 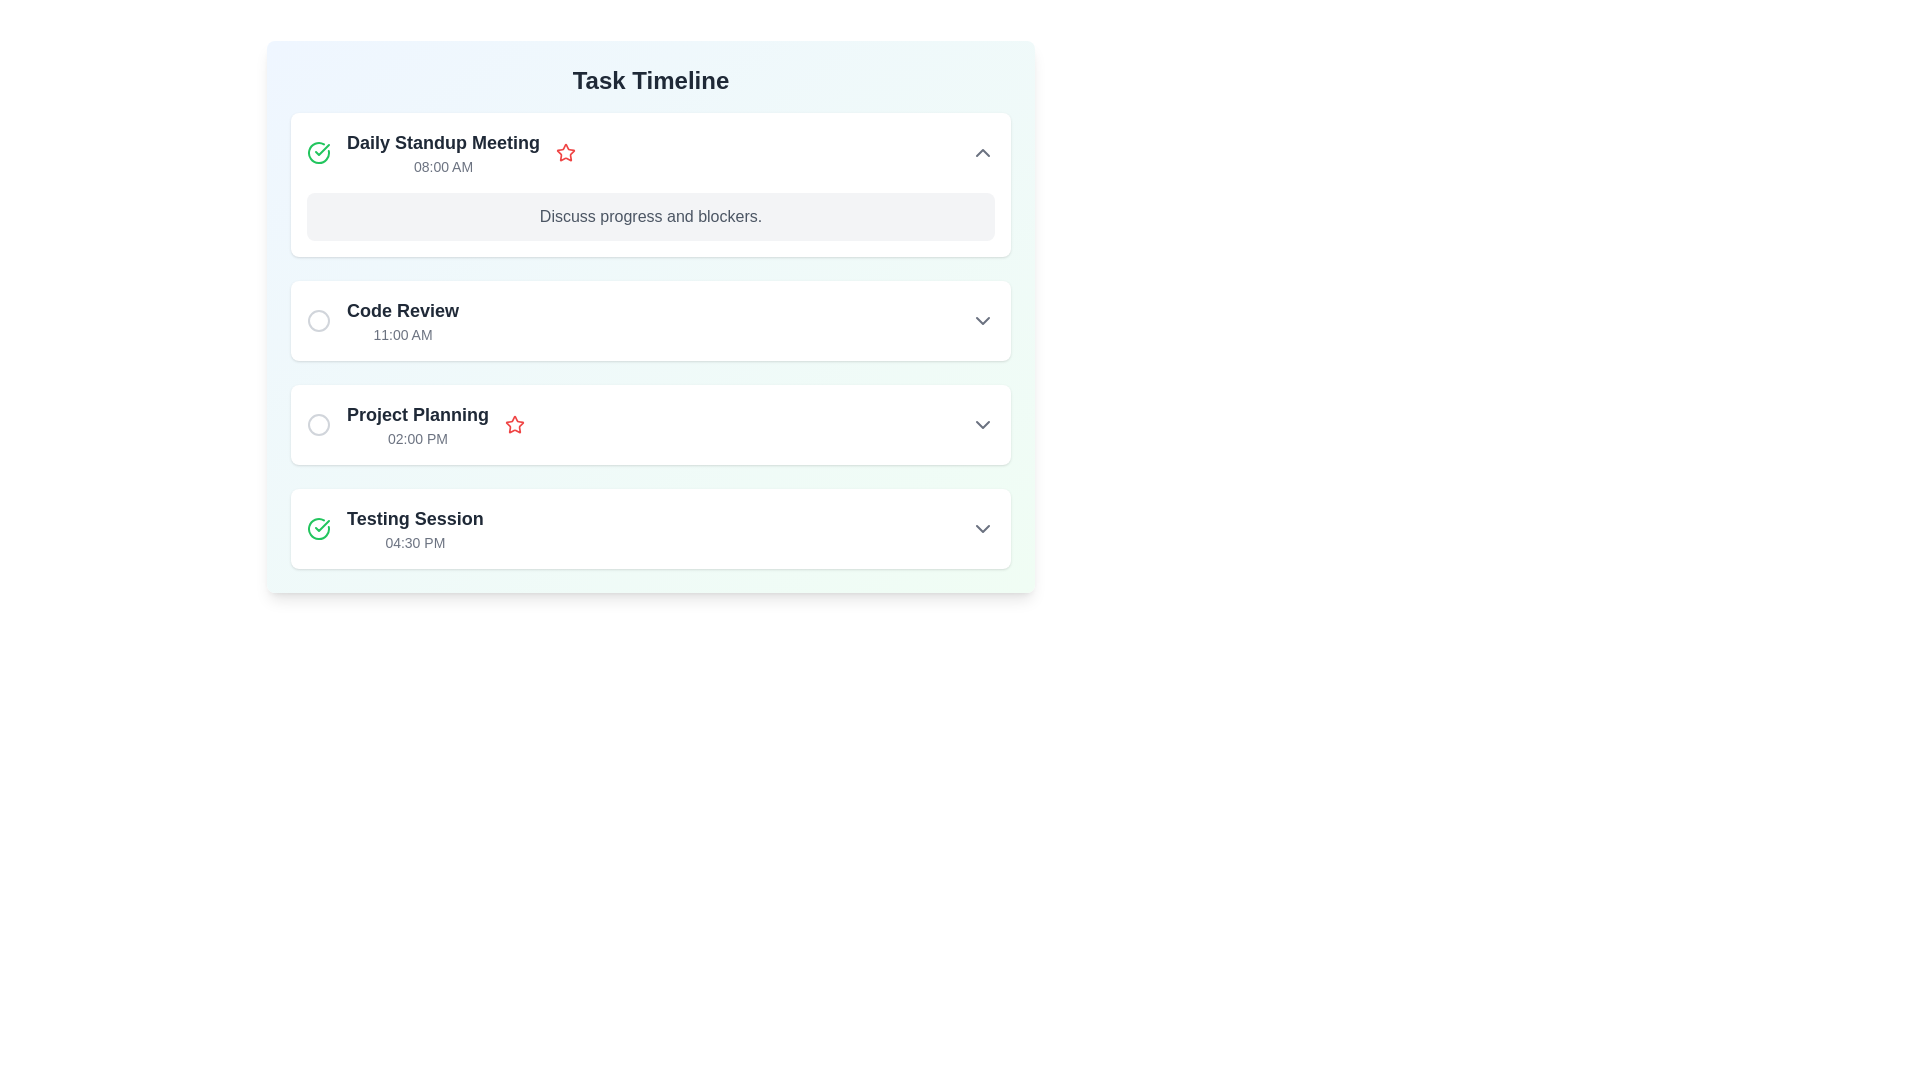 I want to click on the scheduled meeting entry named 'Code Review' at '11:00 AM' in the task timeline, so click(x=651, y=339).